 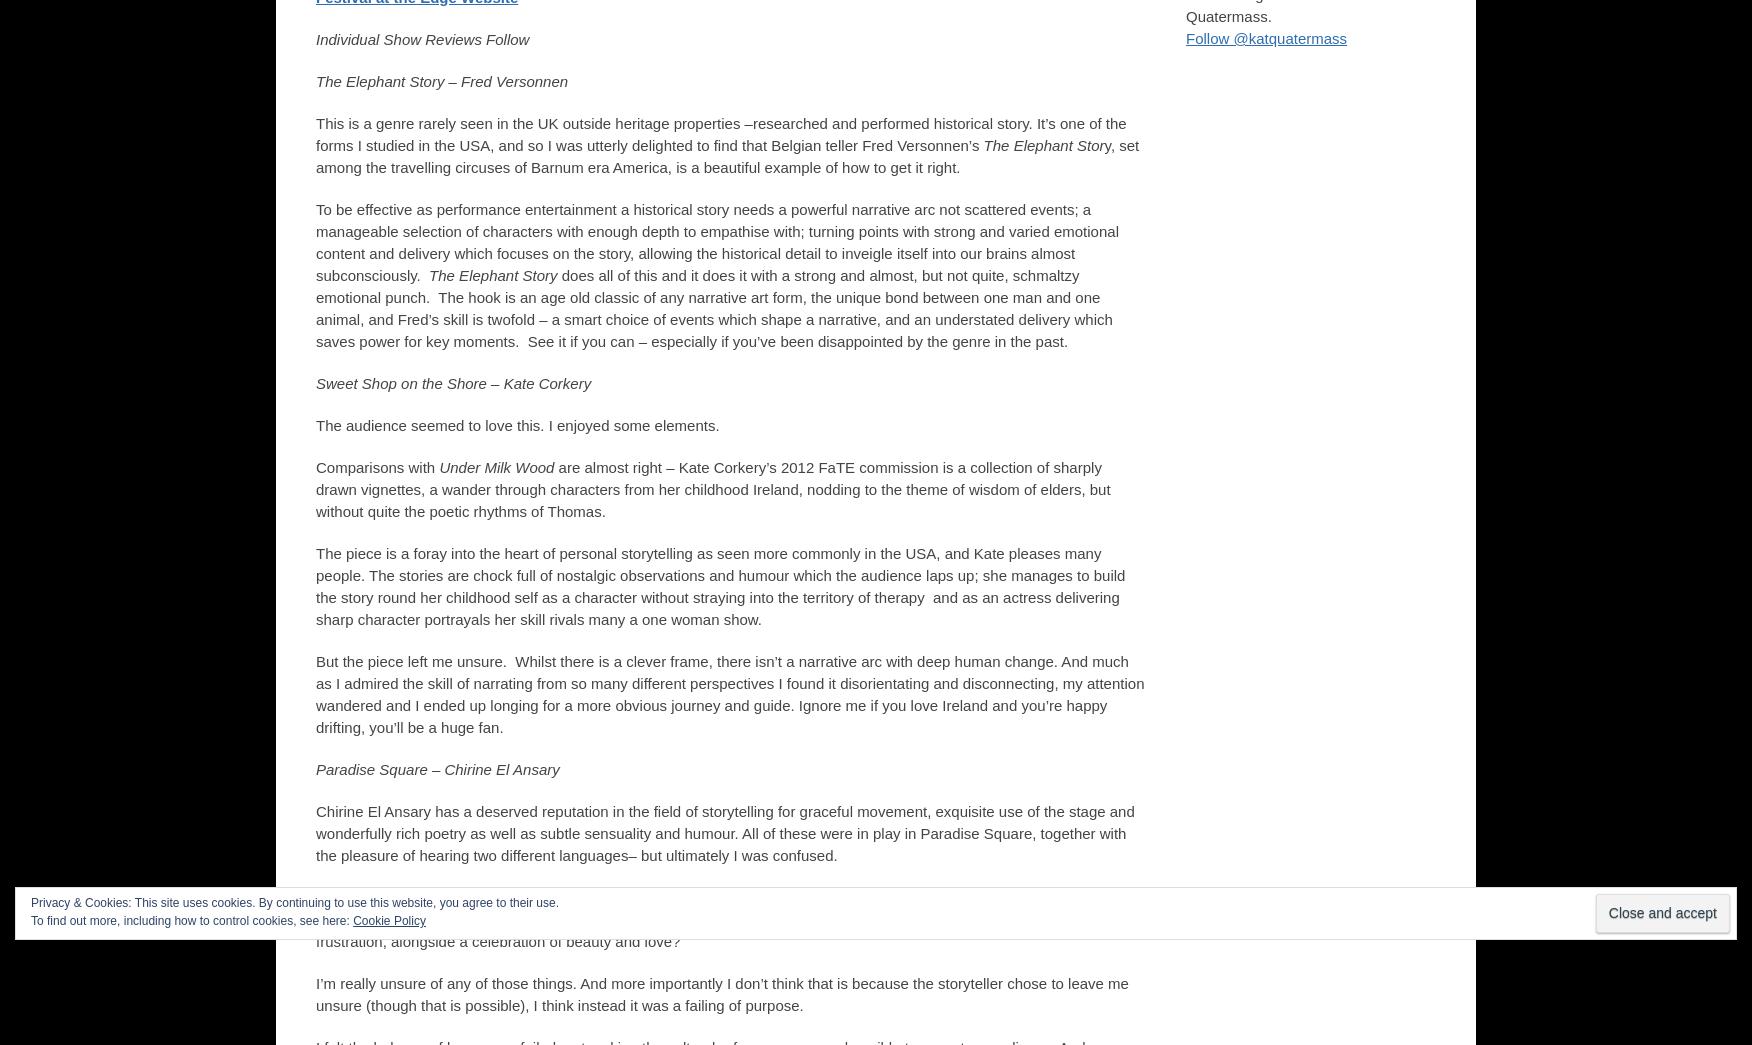 I want to click on 'y, set among the travelling circuses of Barnum era America, is a beautiful example of how to get it right.', so click(x=726, y=155).